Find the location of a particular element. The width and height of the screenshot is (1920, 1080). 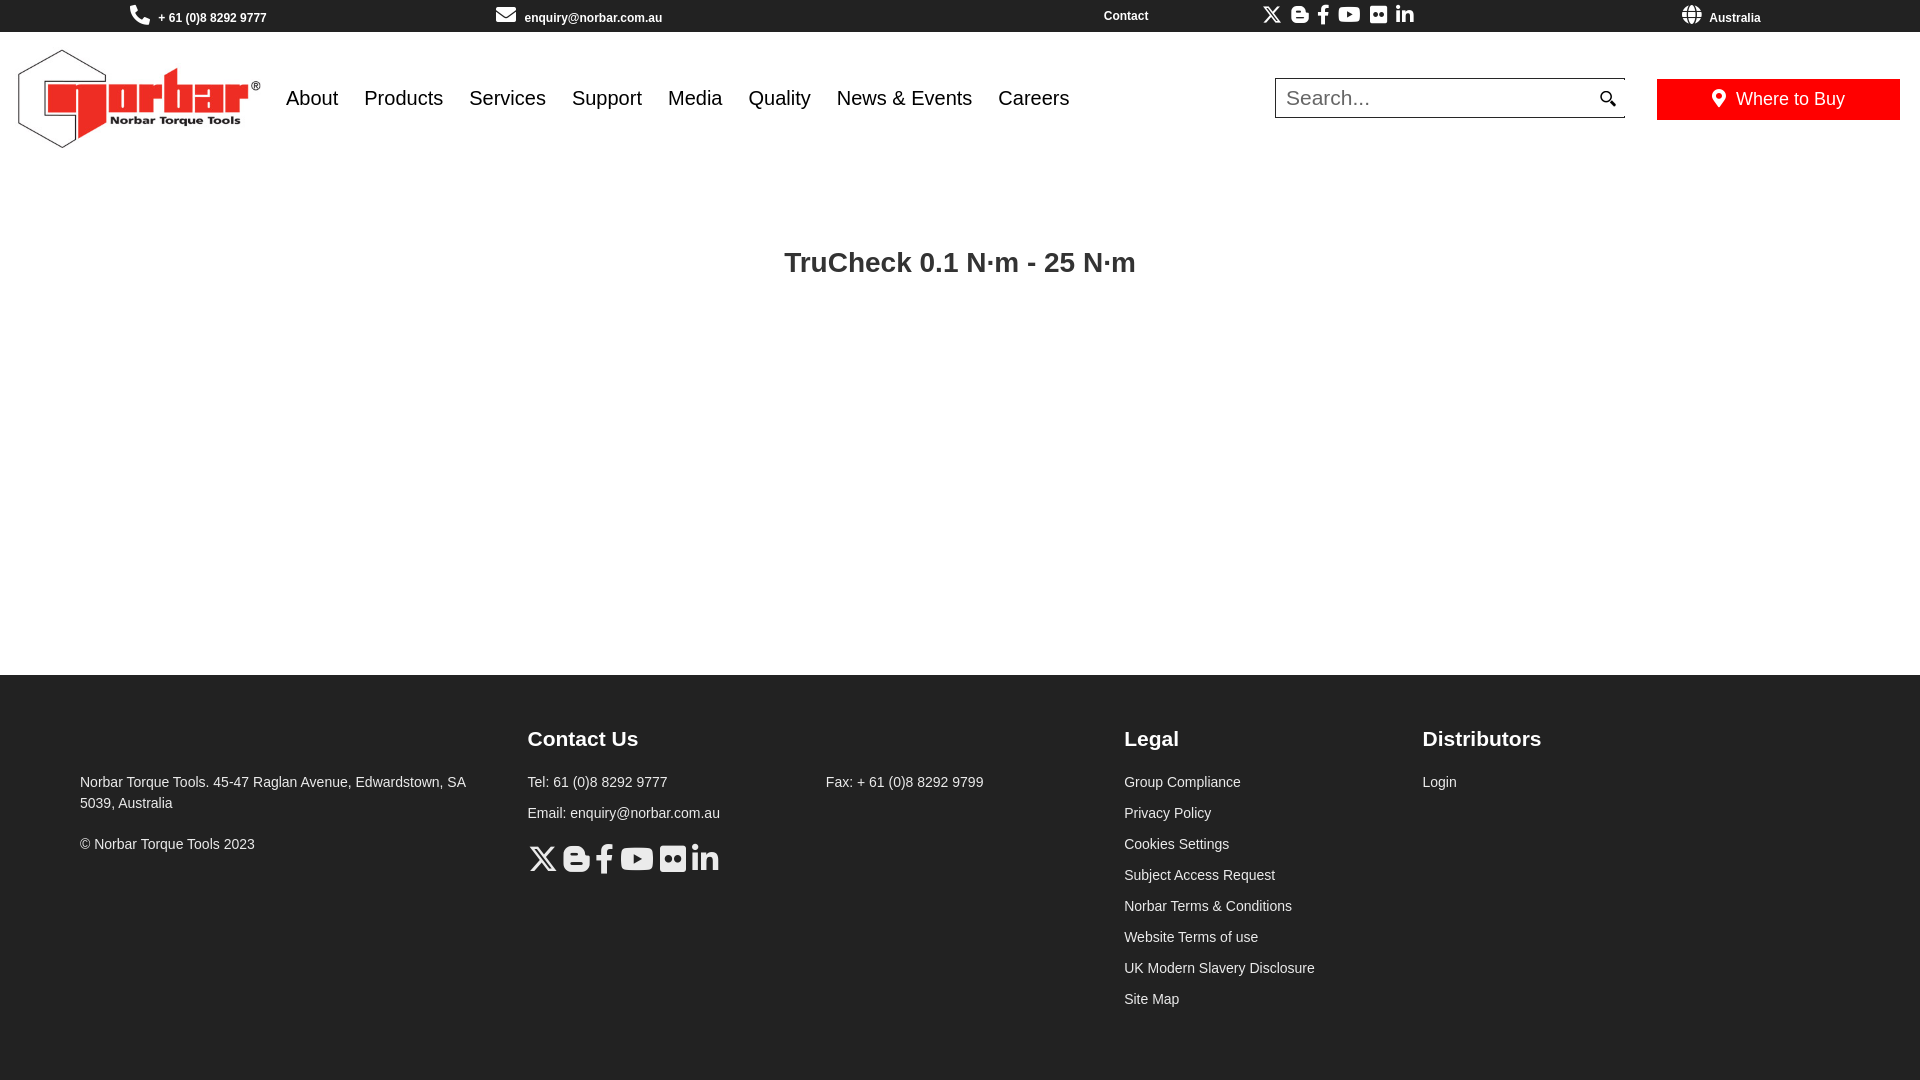

'Group Compliance' is located at coordinates (1123, 781).